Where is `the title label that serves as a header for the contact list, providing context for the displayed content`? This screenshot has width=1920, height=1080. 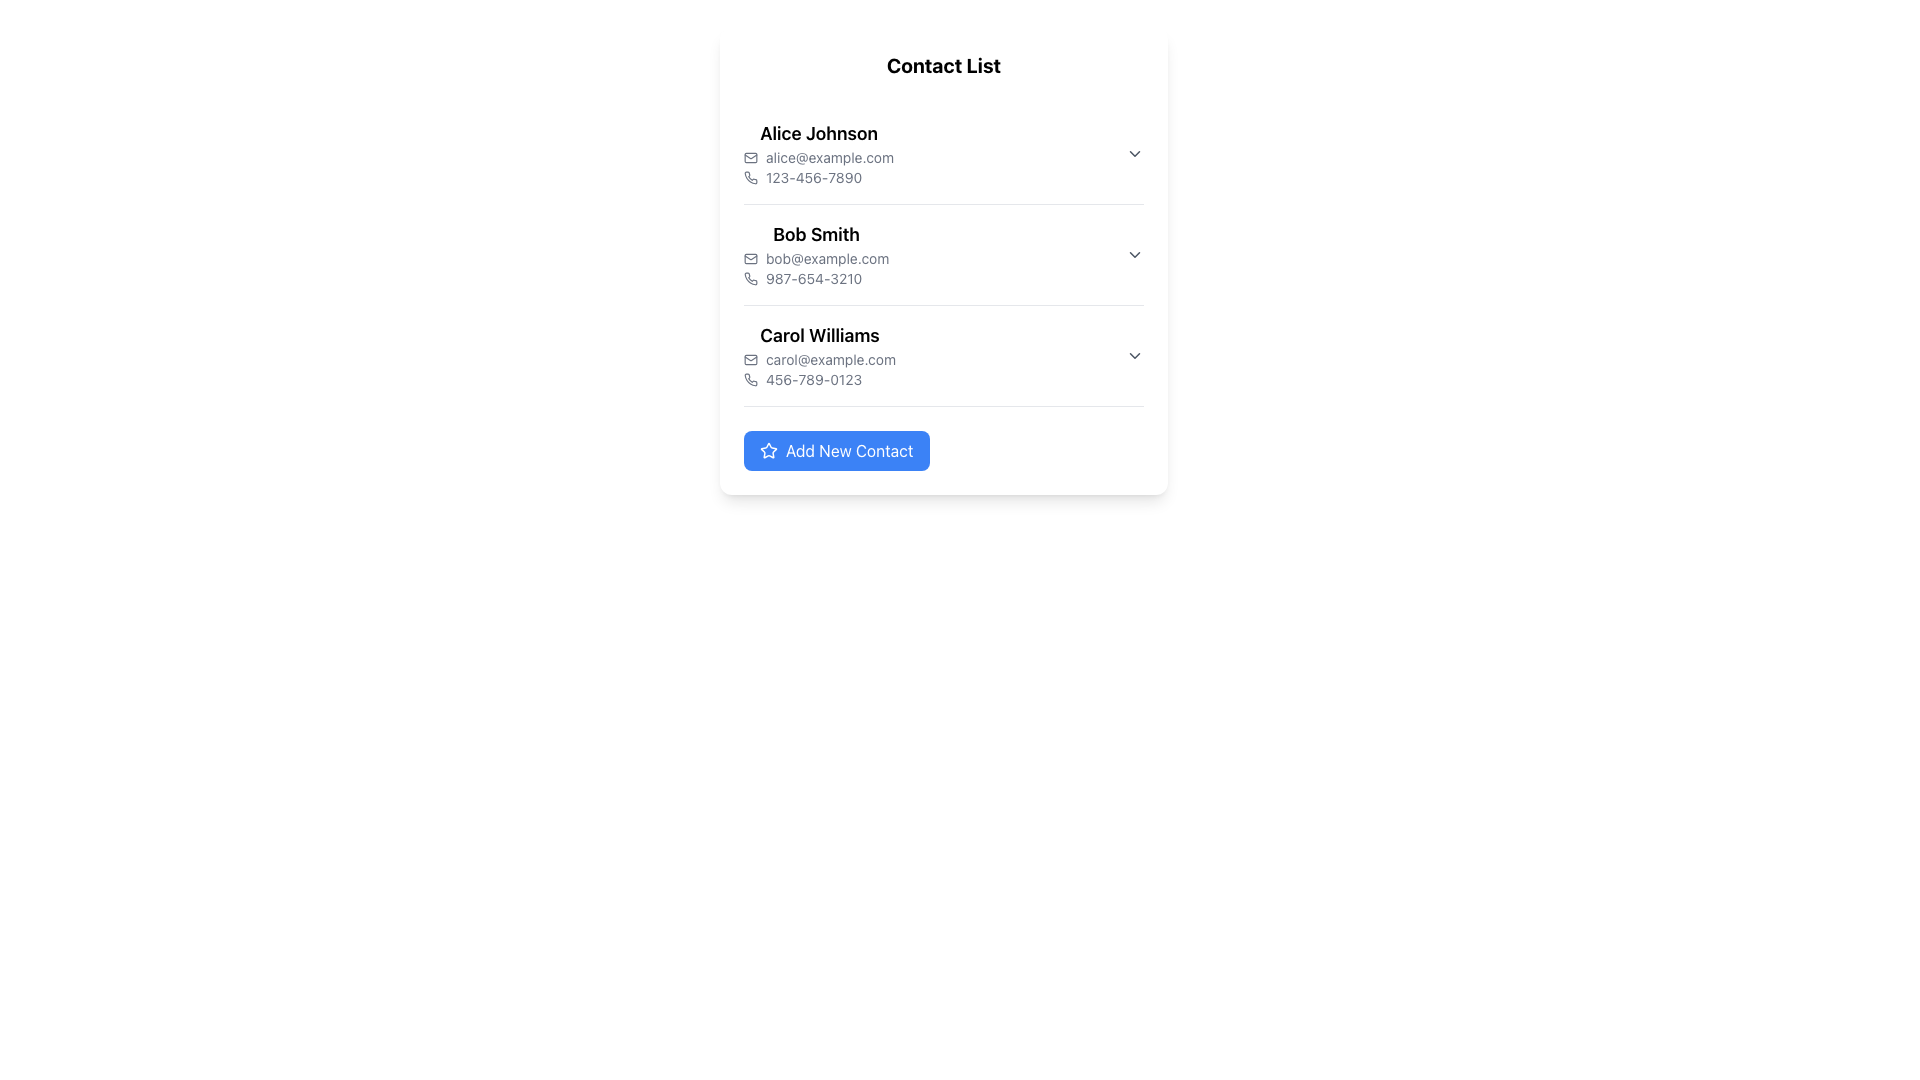
the title label that serves as a header for the contact list, providing context for the displayed content is located at coordinates (943, 64).